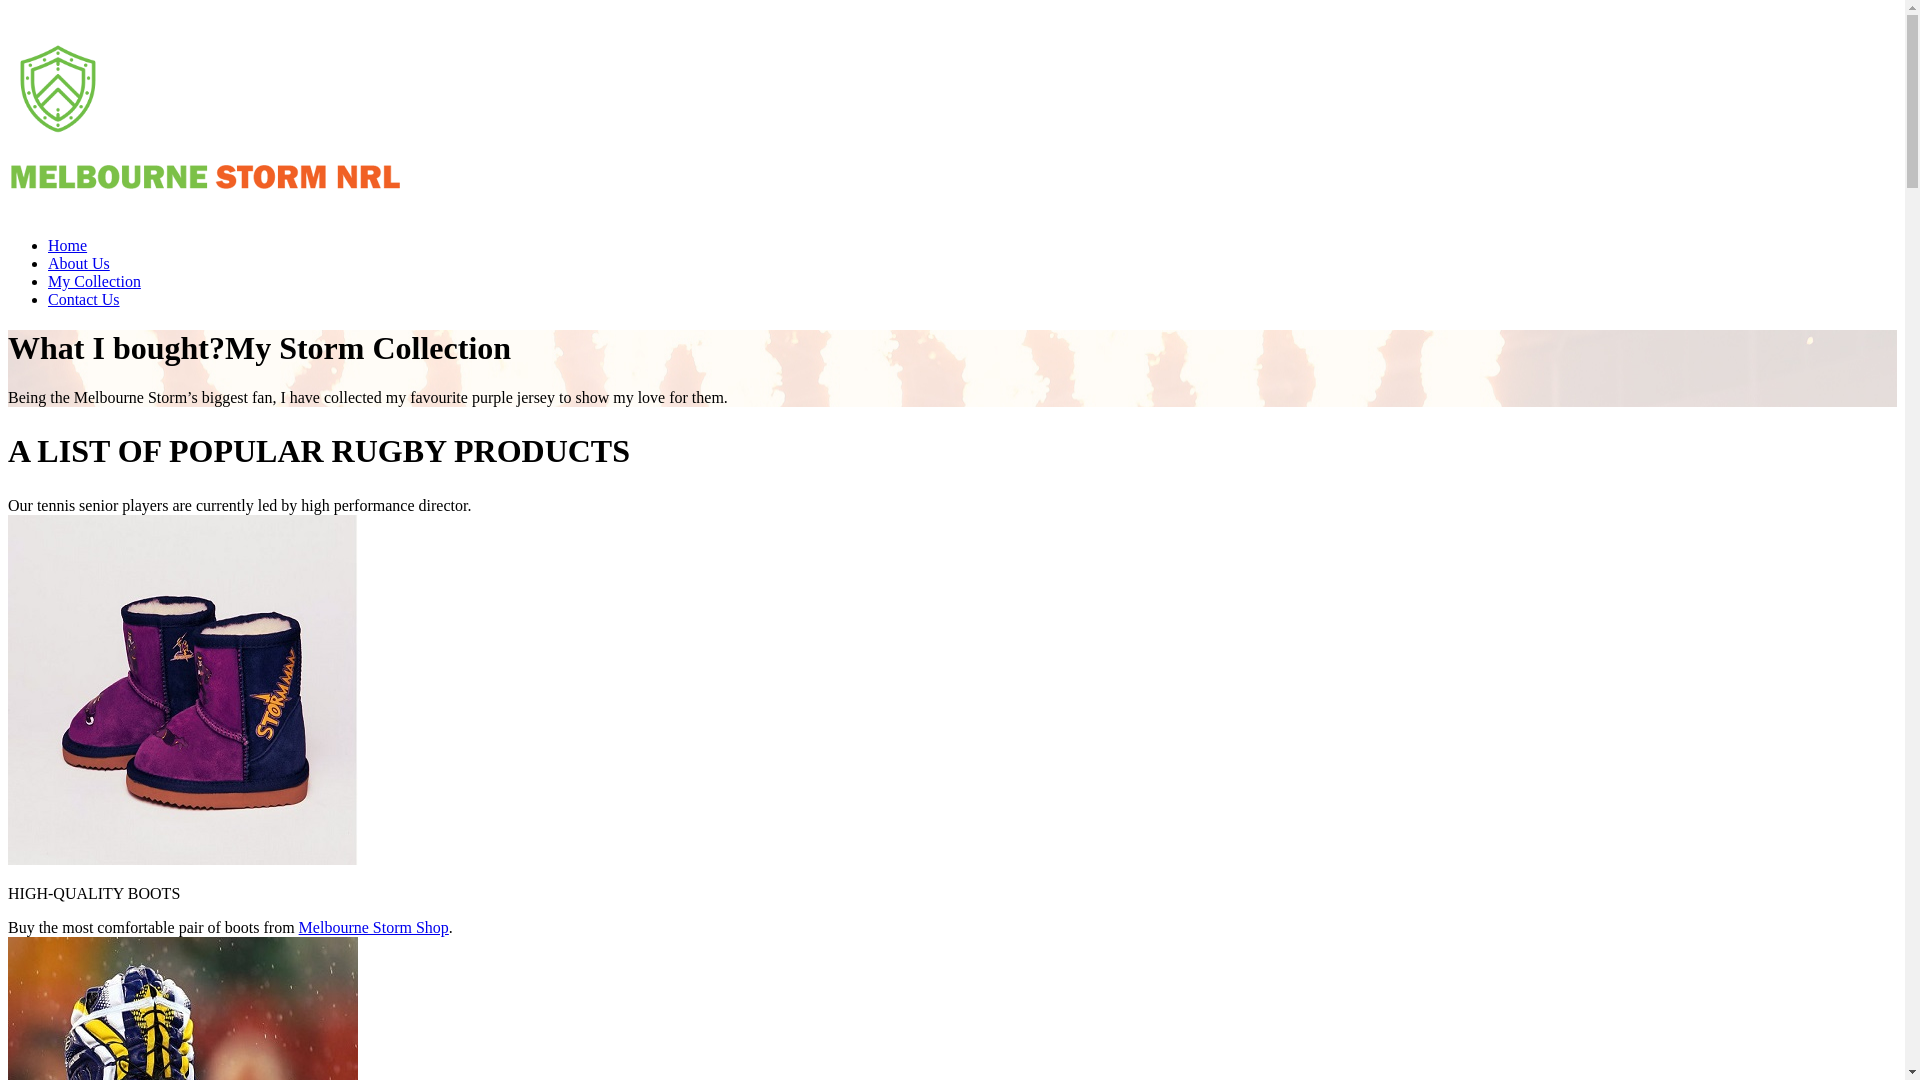 This screenshot has width=1920, height=1080. What do you see at coordinates (93, 281) in the screenshot?
I see `'My Collection'` at bounding box center [93, 281].